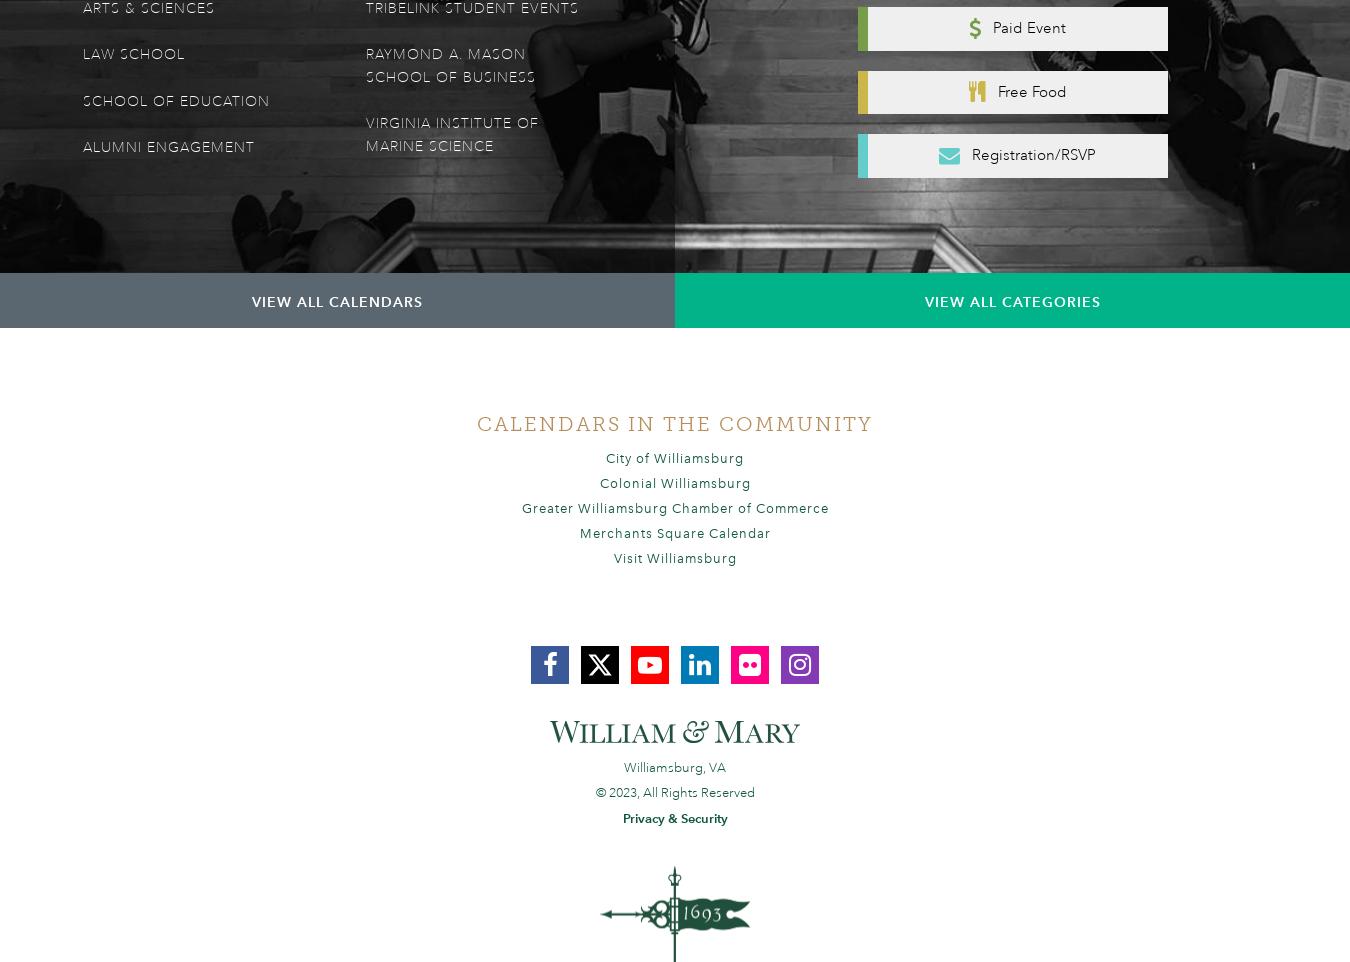 This screenshot has width=1350, height=962. What do you see at coordinates (675, 421) in the screenshot?
I see `'Calendars In the Community'` at bounding box center [675, 421].